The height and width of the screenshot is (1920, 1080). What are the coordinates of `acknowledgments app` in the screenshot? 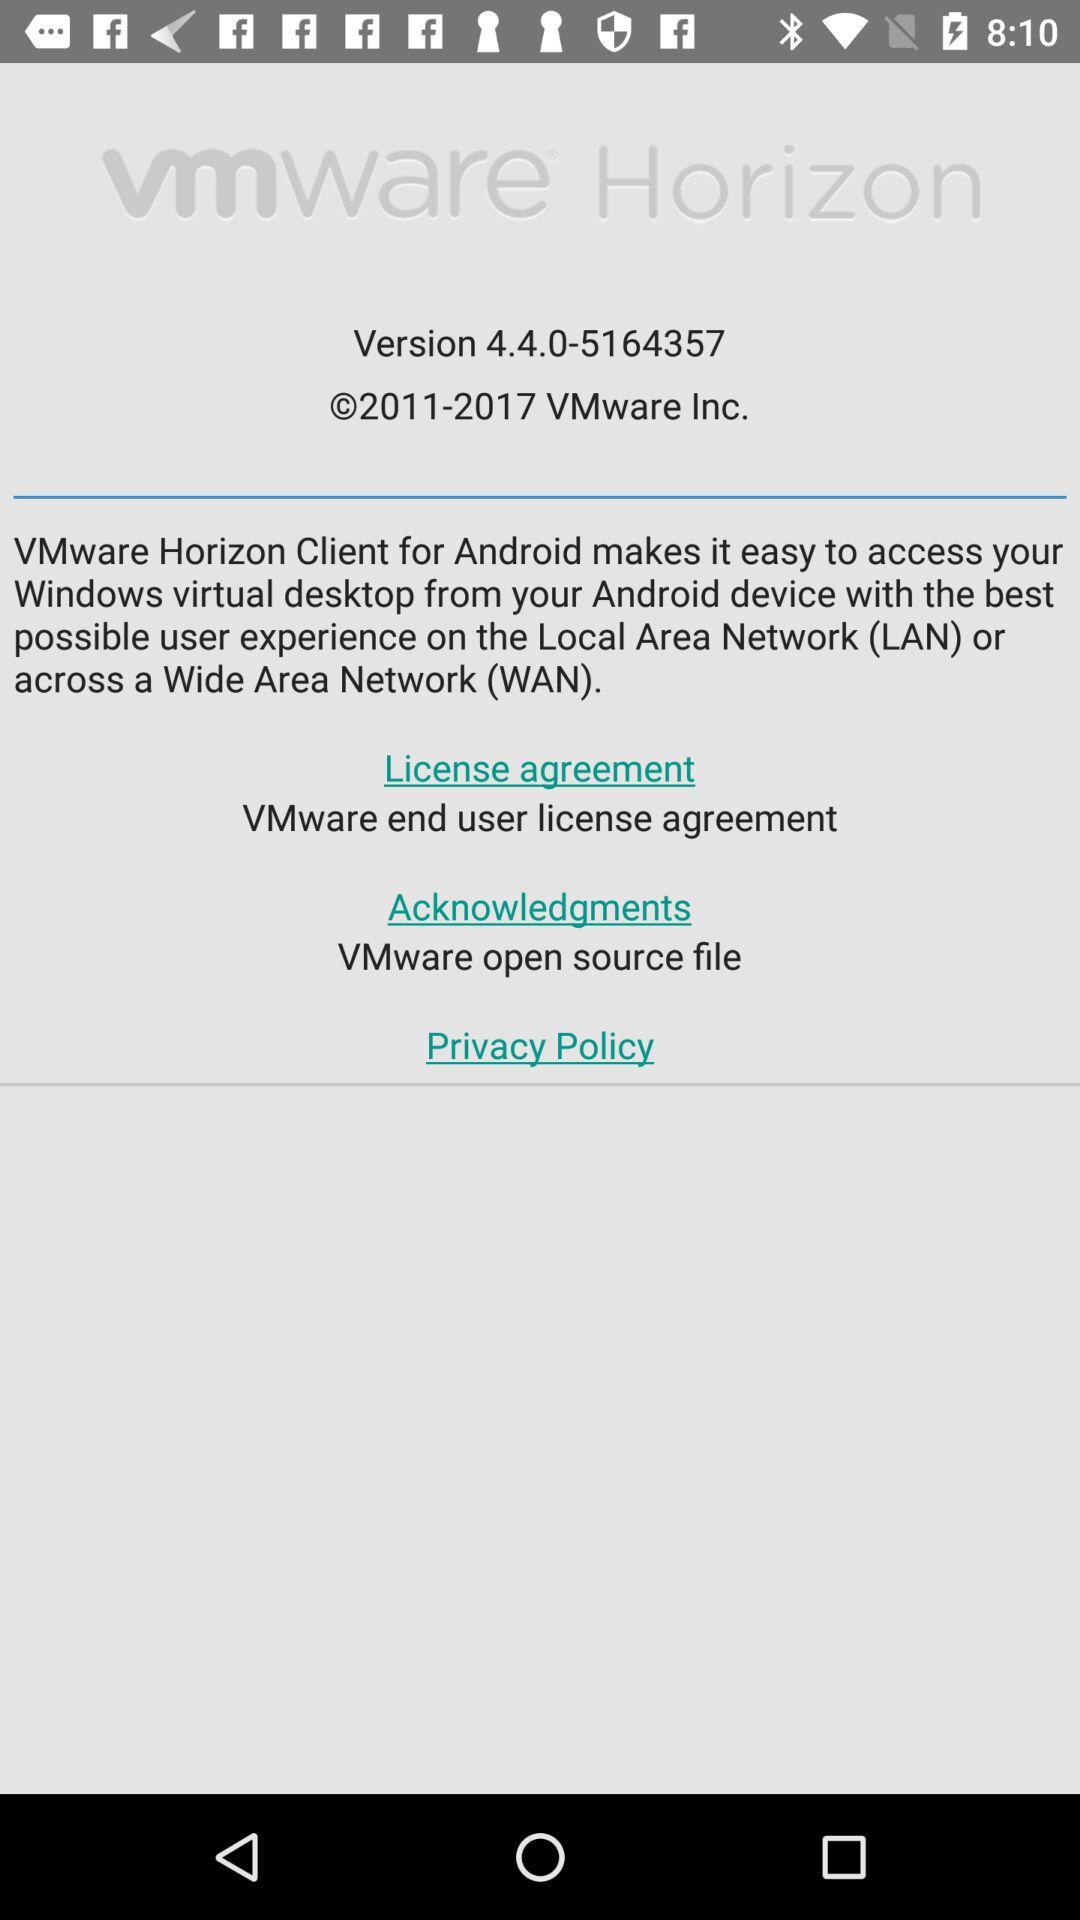 It's located at (538, 905).